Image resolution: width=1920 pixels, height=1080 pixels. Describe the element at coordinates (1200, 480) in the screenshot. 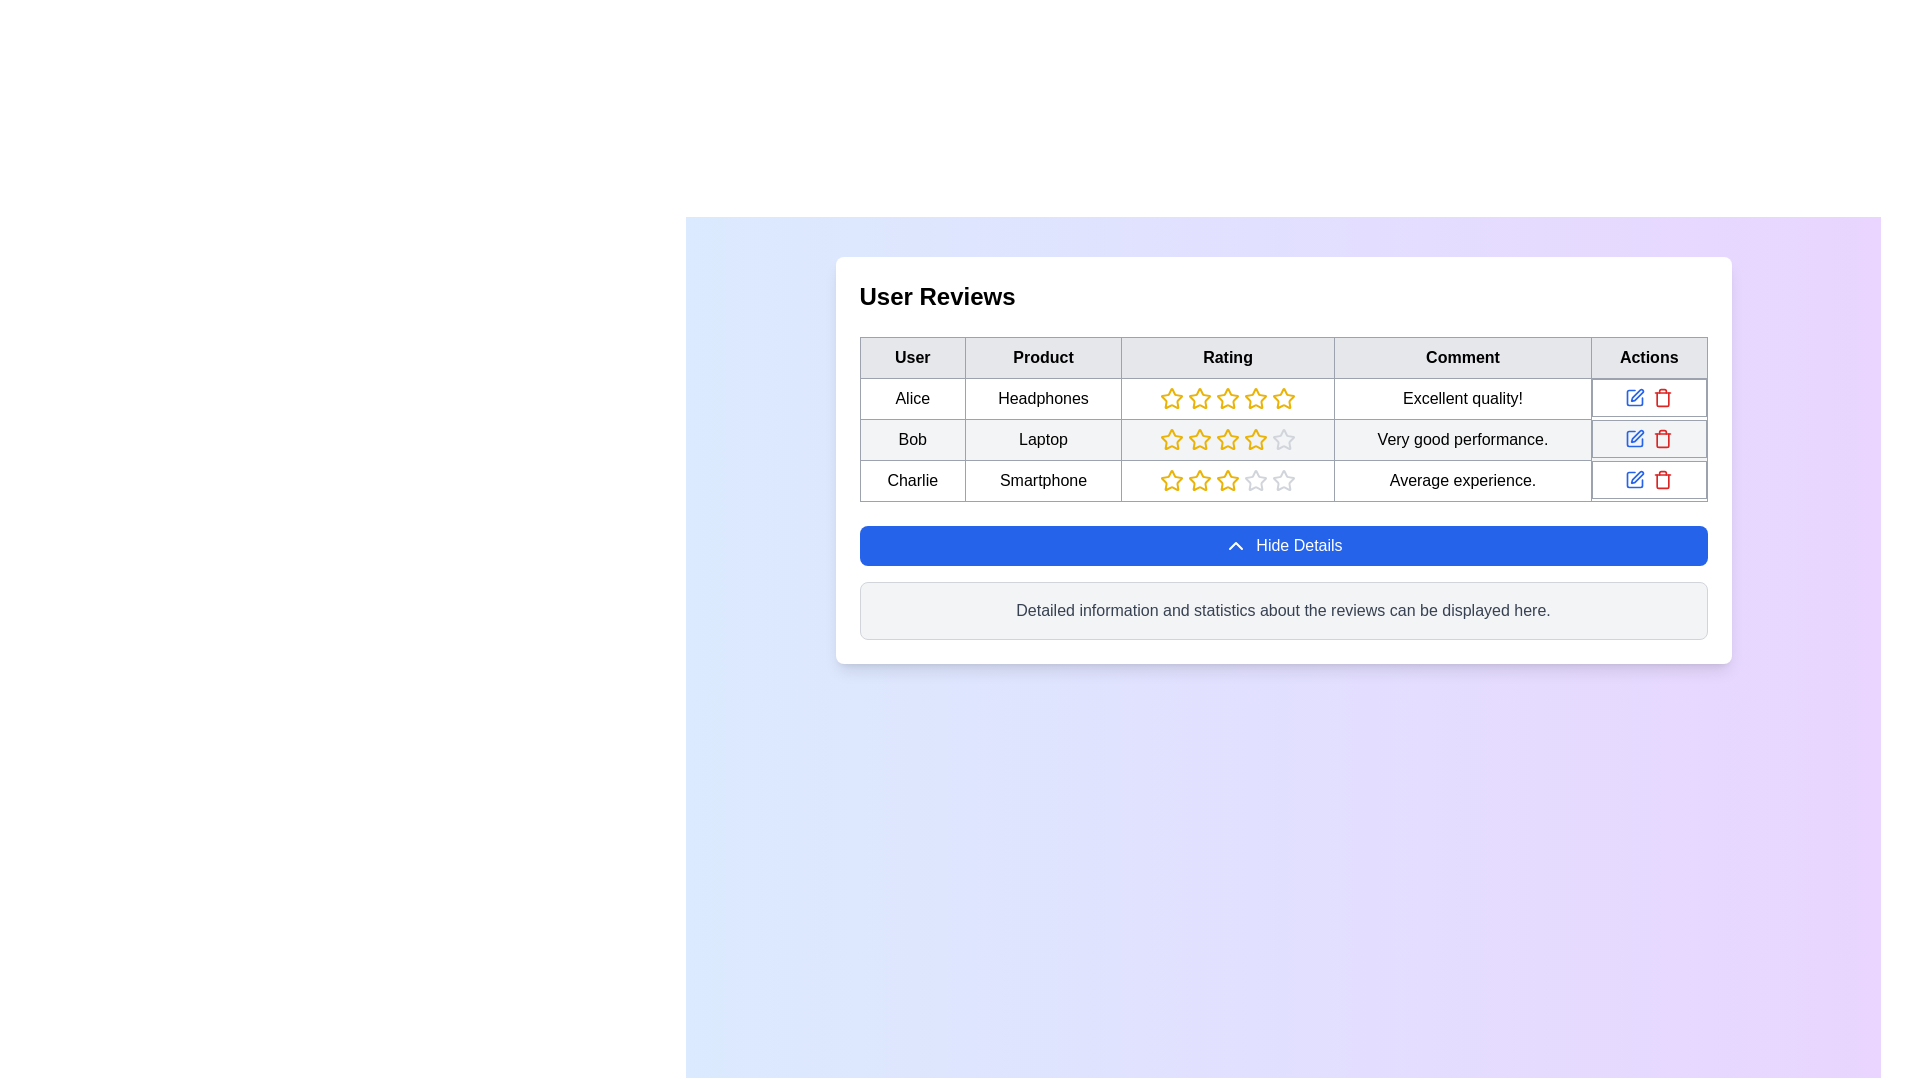

I see `the yellow outlined star icon in the third row associated with Charlie's review of the Smartphone product to rate it` at that location.